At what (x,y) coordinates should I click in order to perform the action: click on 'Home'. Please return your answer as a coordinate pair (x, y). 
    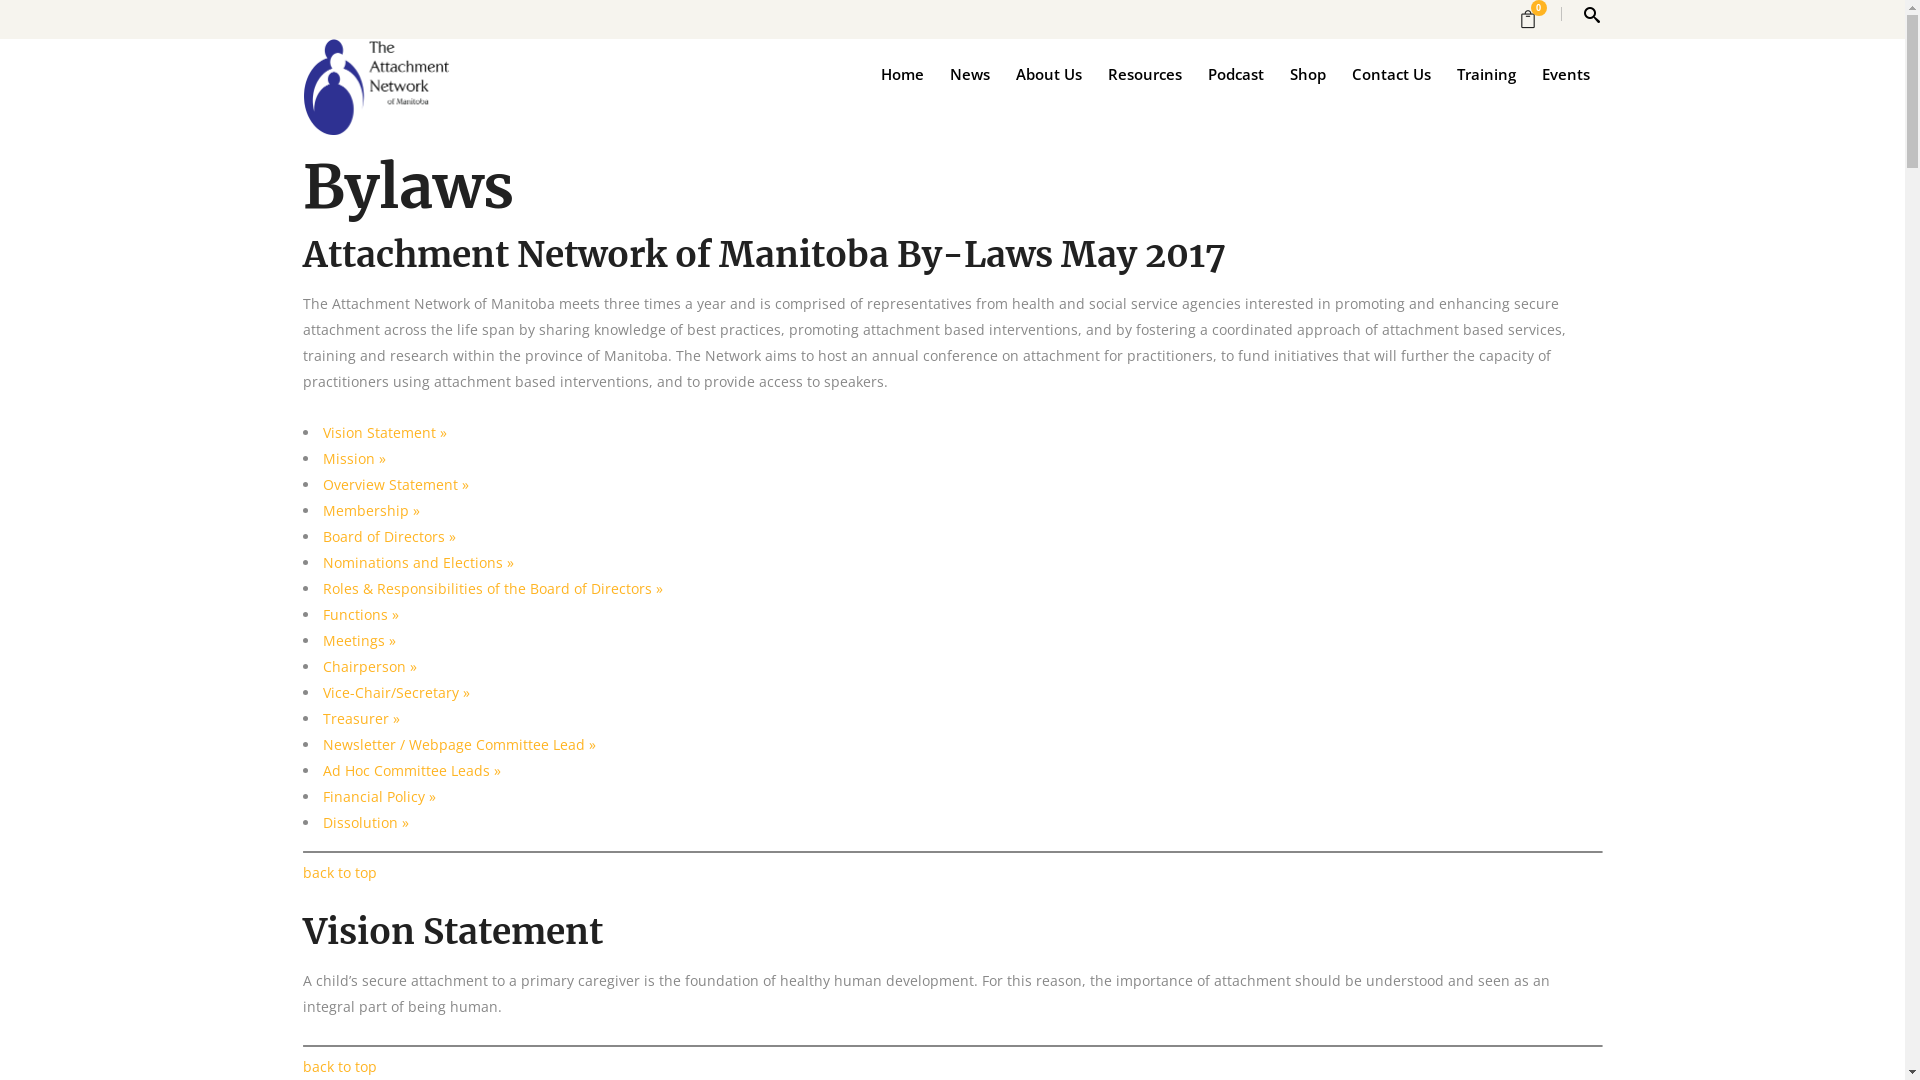
    Looking at the image, I should click on (901, 72).